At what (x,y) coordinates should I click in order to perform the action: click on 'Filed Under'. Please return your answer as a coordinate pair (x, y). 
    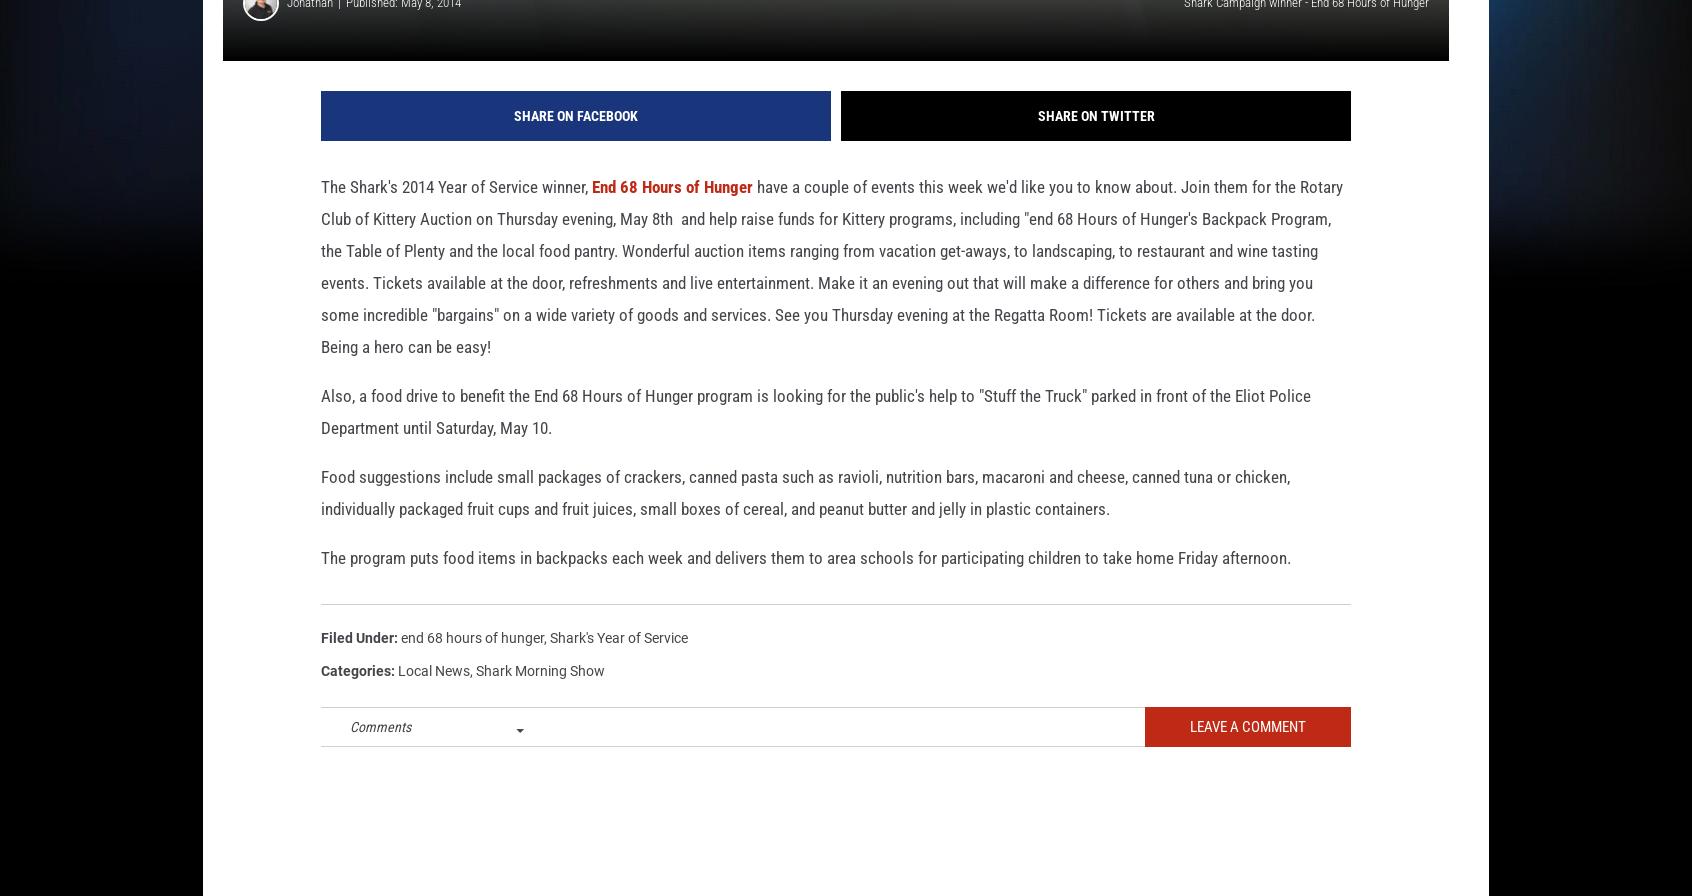
    Looking at the image, I should click on (357, 670).